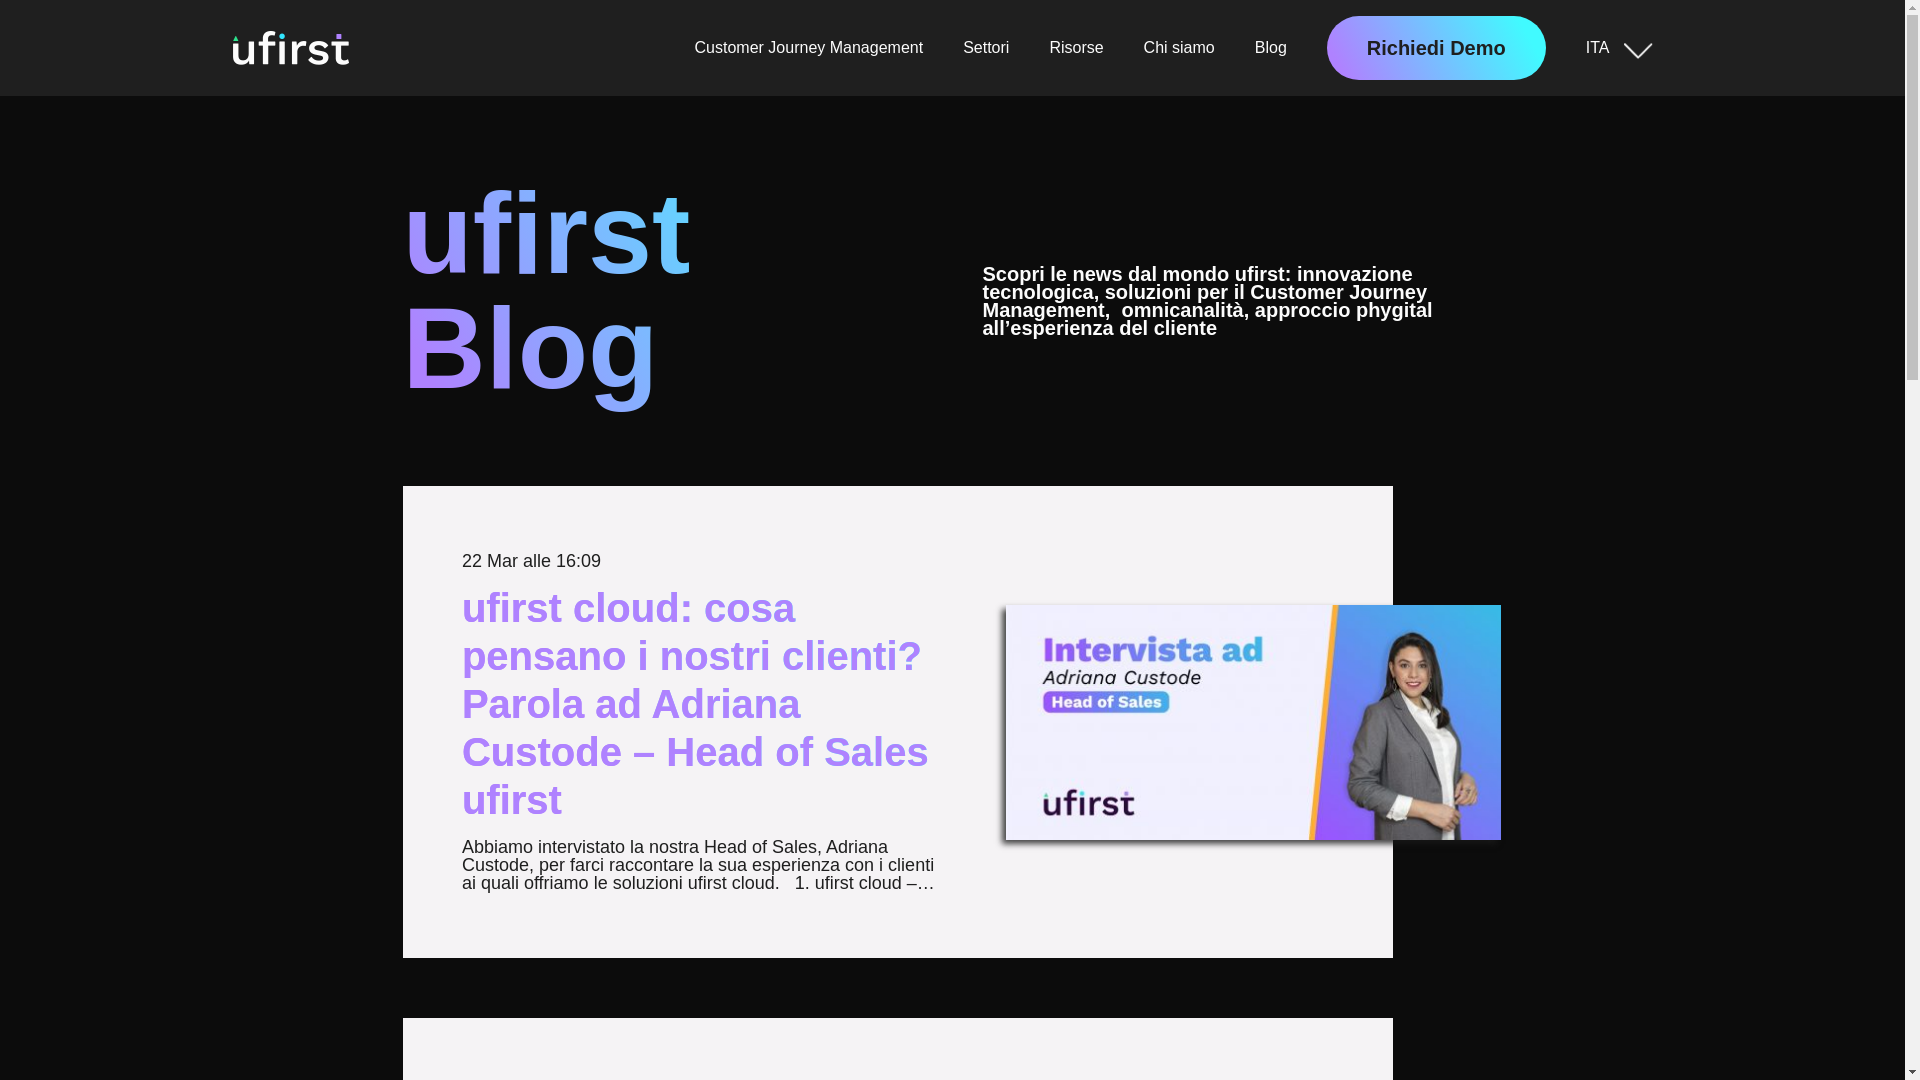  What do you see at coordinates (1270, 46) in the screenshot?
I see `'Blog'` at bounding box center [1270, 46].